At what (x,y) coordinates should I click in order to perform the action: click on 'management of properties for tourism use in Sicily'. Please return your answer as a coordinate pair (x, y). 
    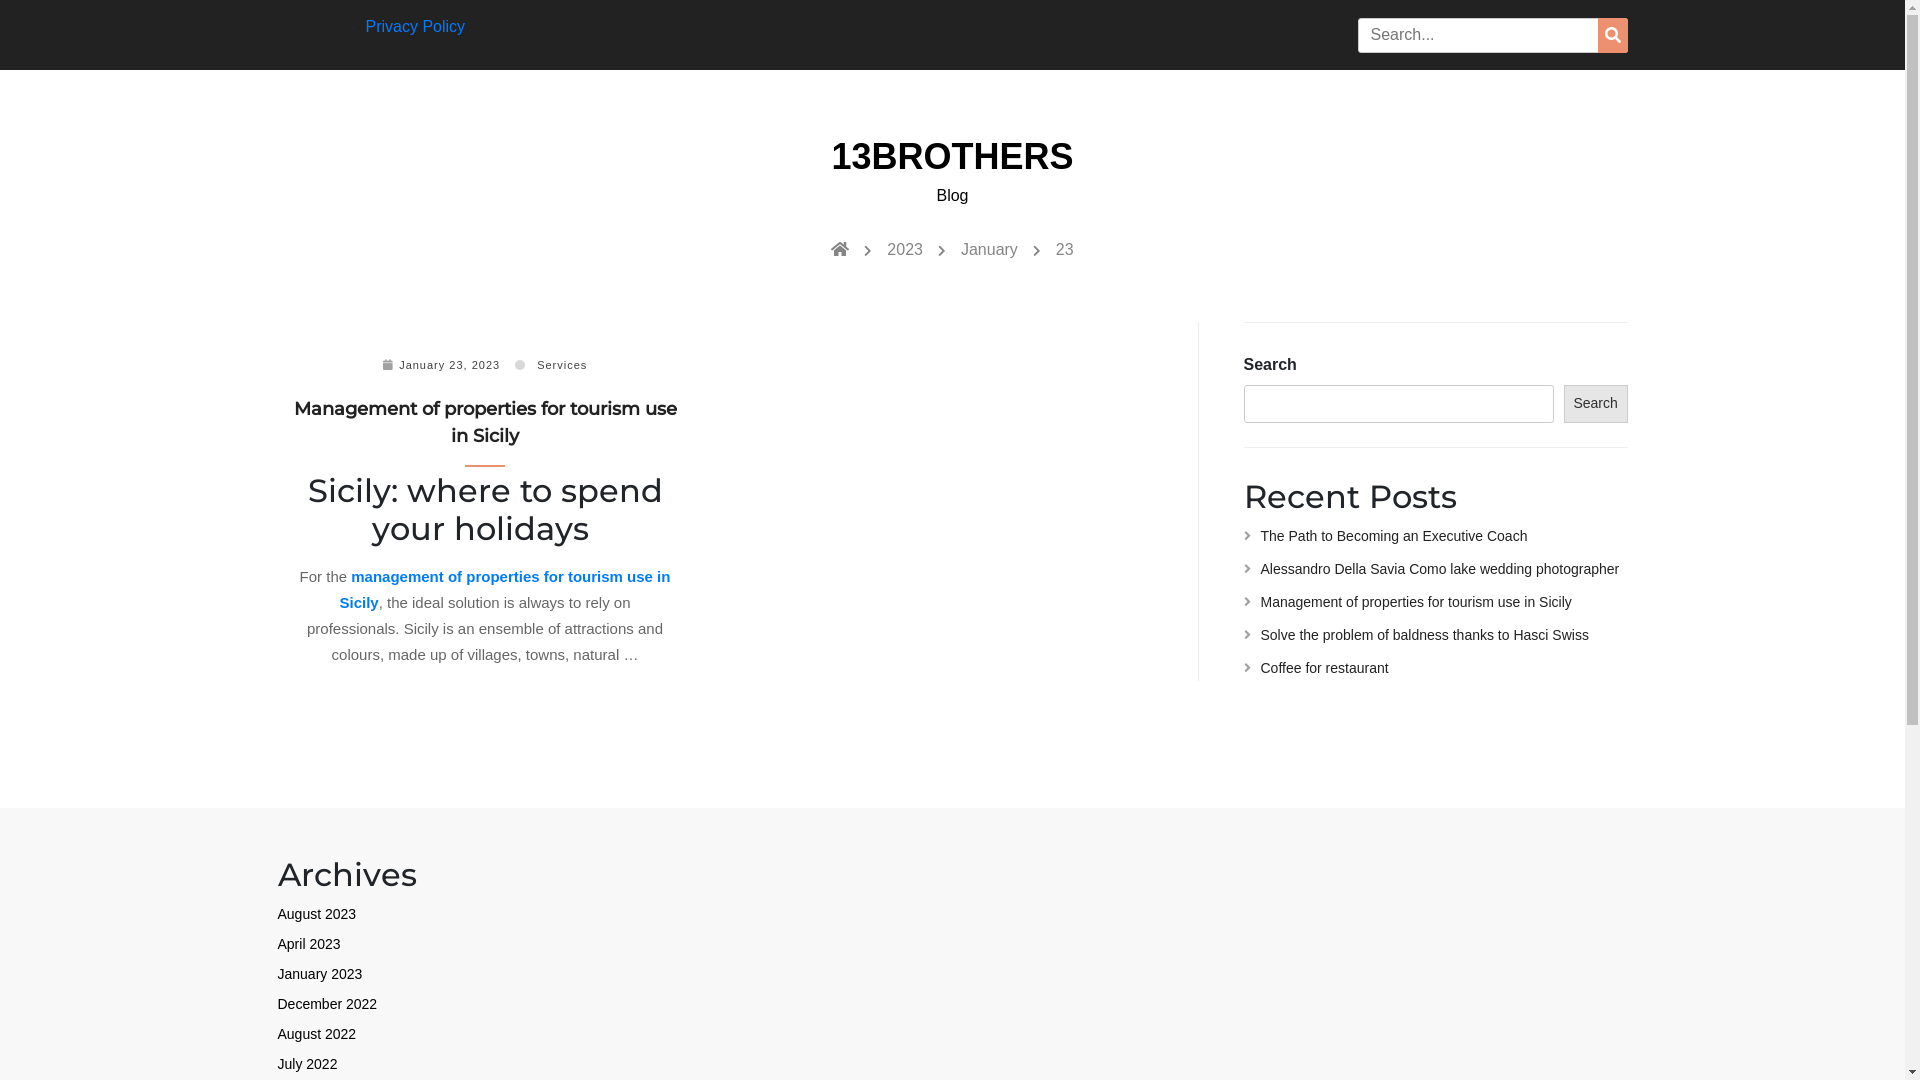
    Looking at the image, I should click on (339, 588).